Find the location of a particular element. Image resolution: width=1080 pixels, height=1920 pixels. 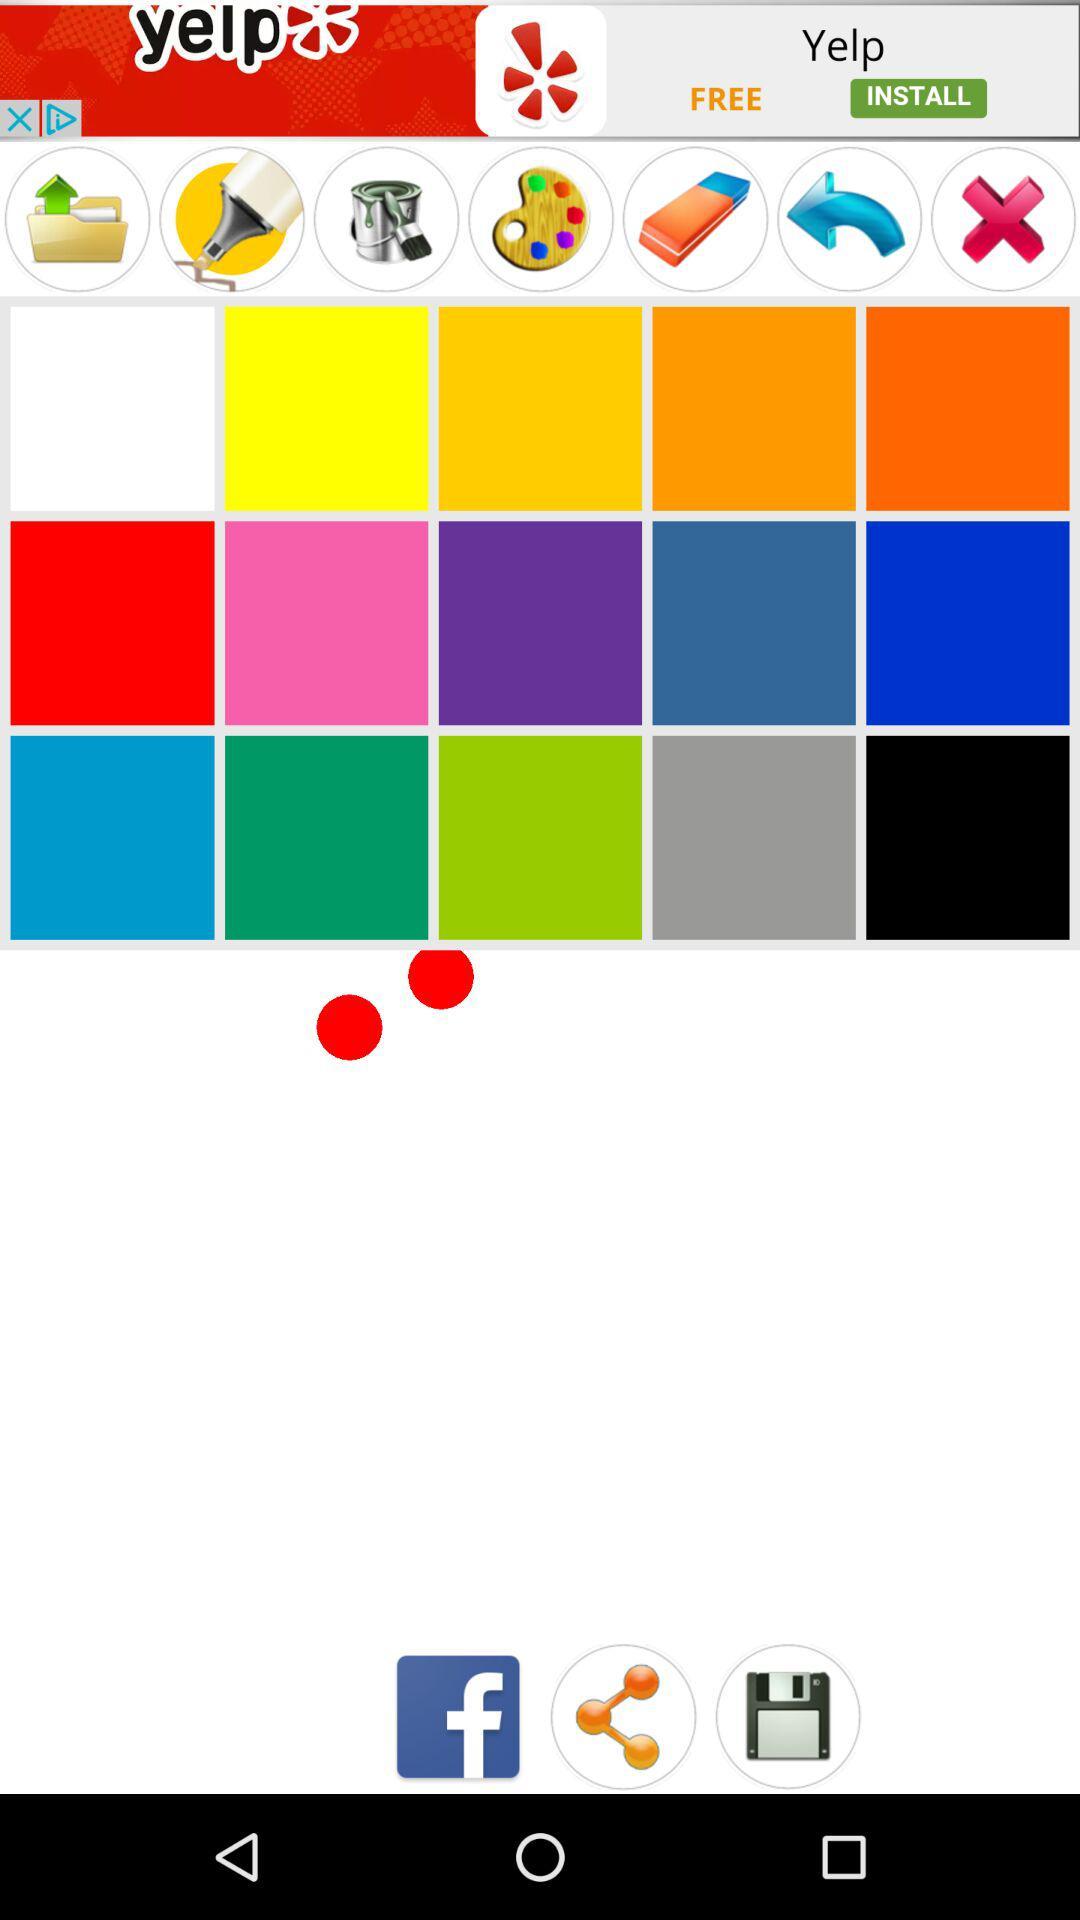

game colour page is located at coordinates (754, 622).